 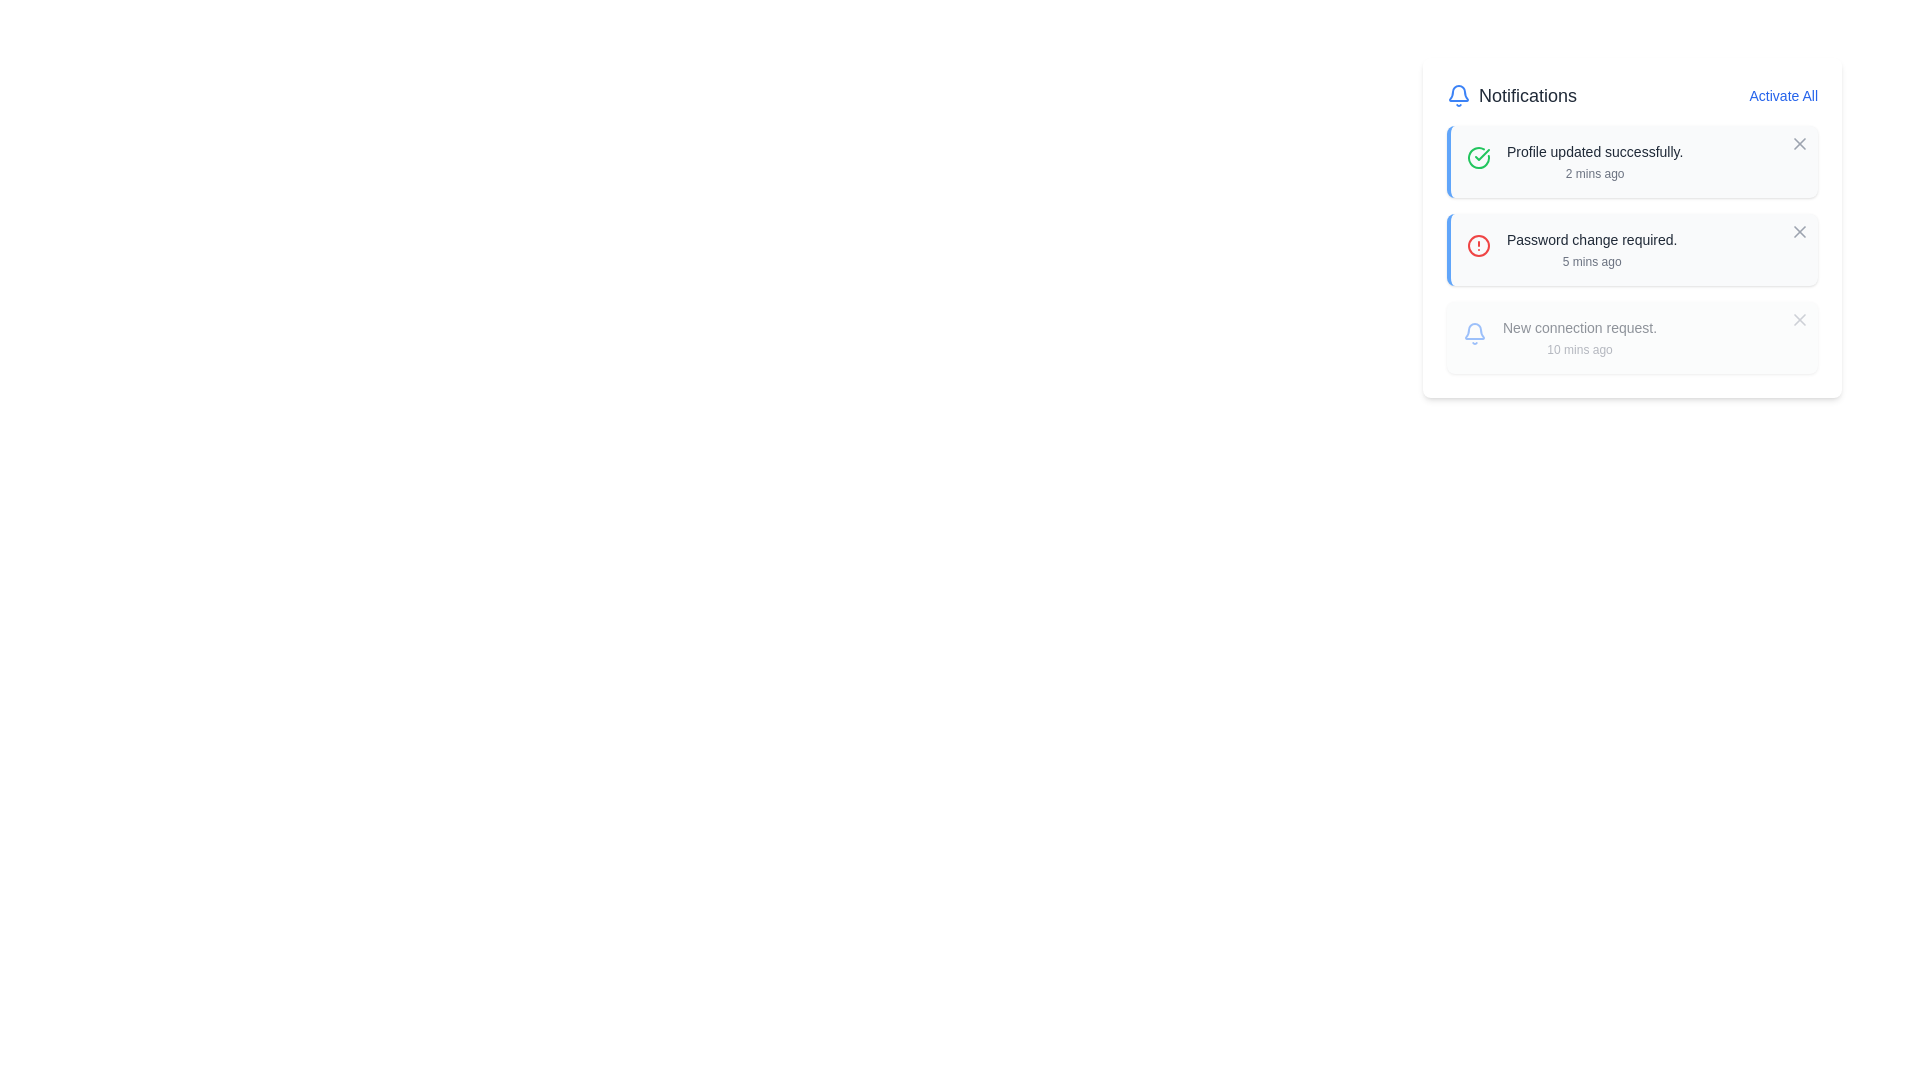 What do you see at coordinates (1591, 249) in the screenshot?
I see `the second notification in the right-aligned notification panel that informs users about a required password change, which is positioned below the 'Profile updated successfully.' notification and above the 'New connection request.' notification` at bounding box center [1591, 249].